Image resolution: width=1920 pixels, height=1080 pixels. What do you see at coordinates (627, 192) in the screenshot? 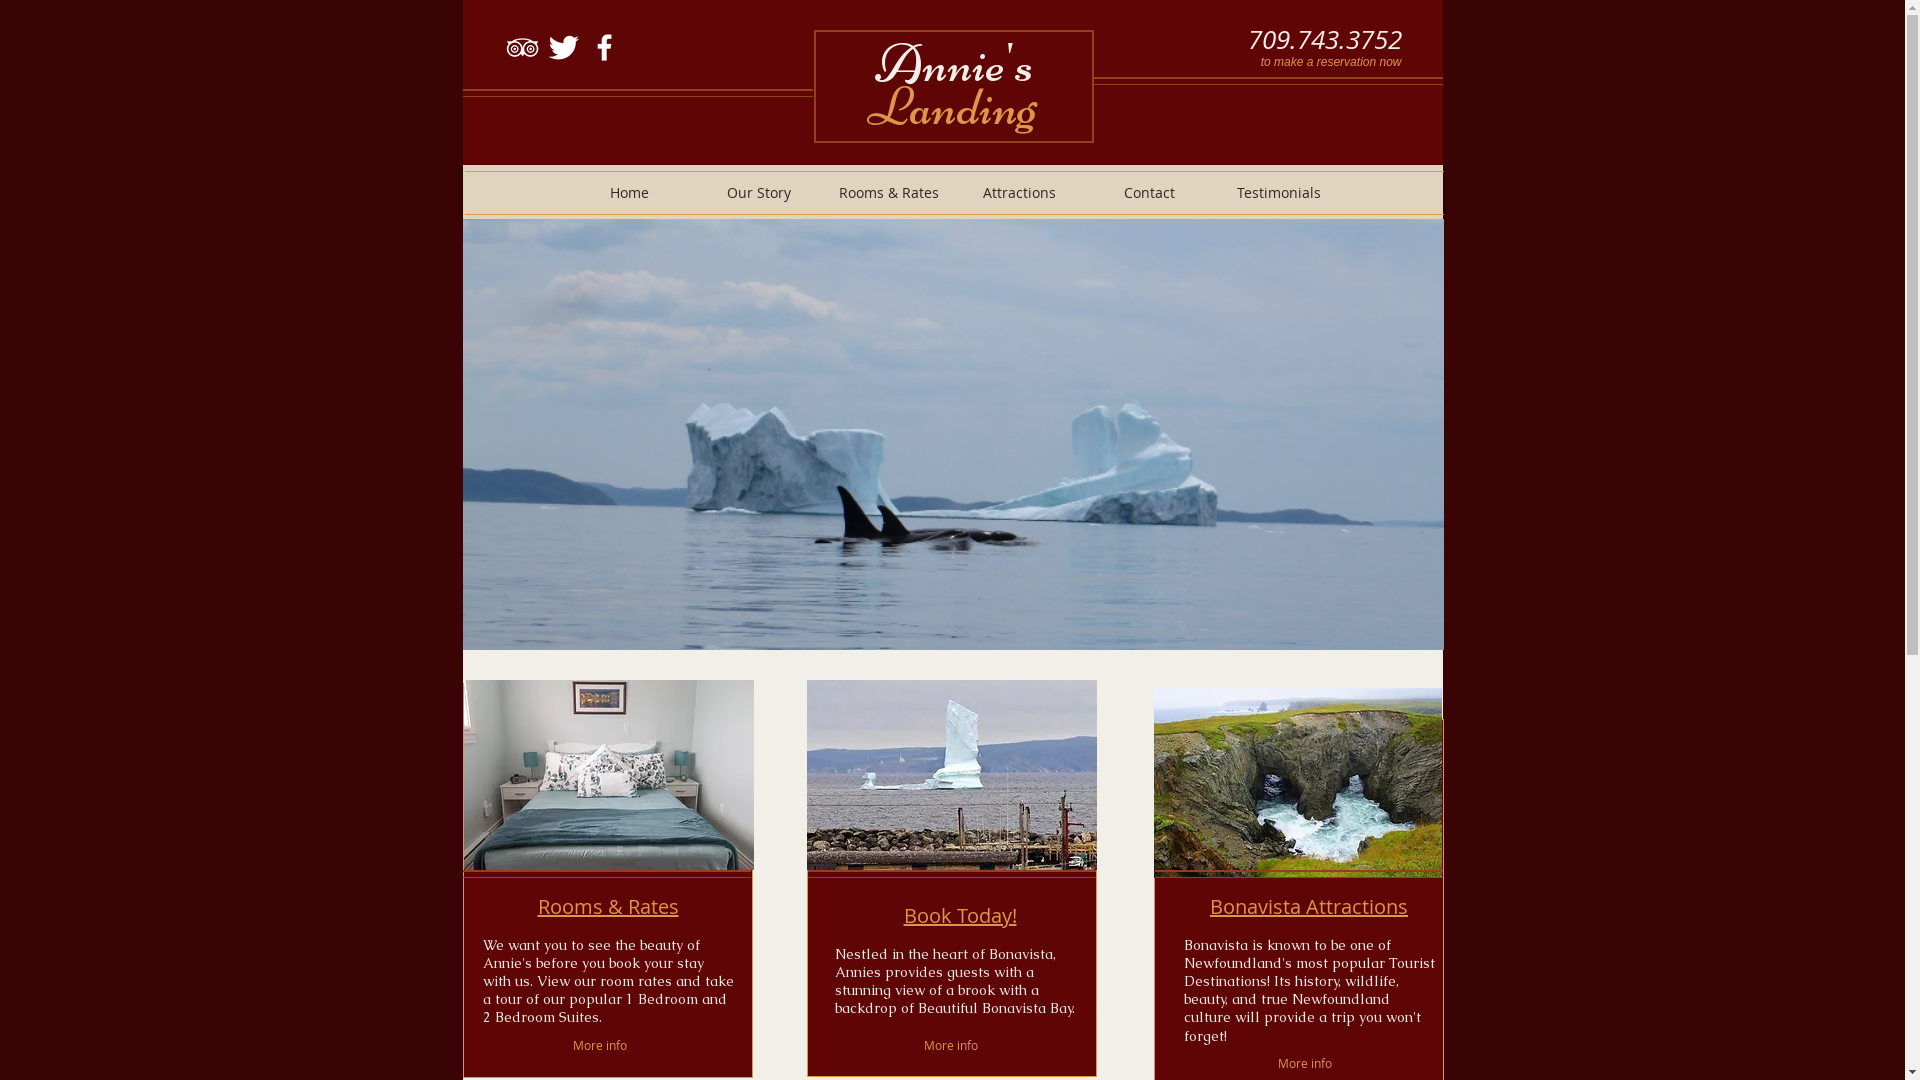
I see `'Home'` at bounding box center [627, 192].